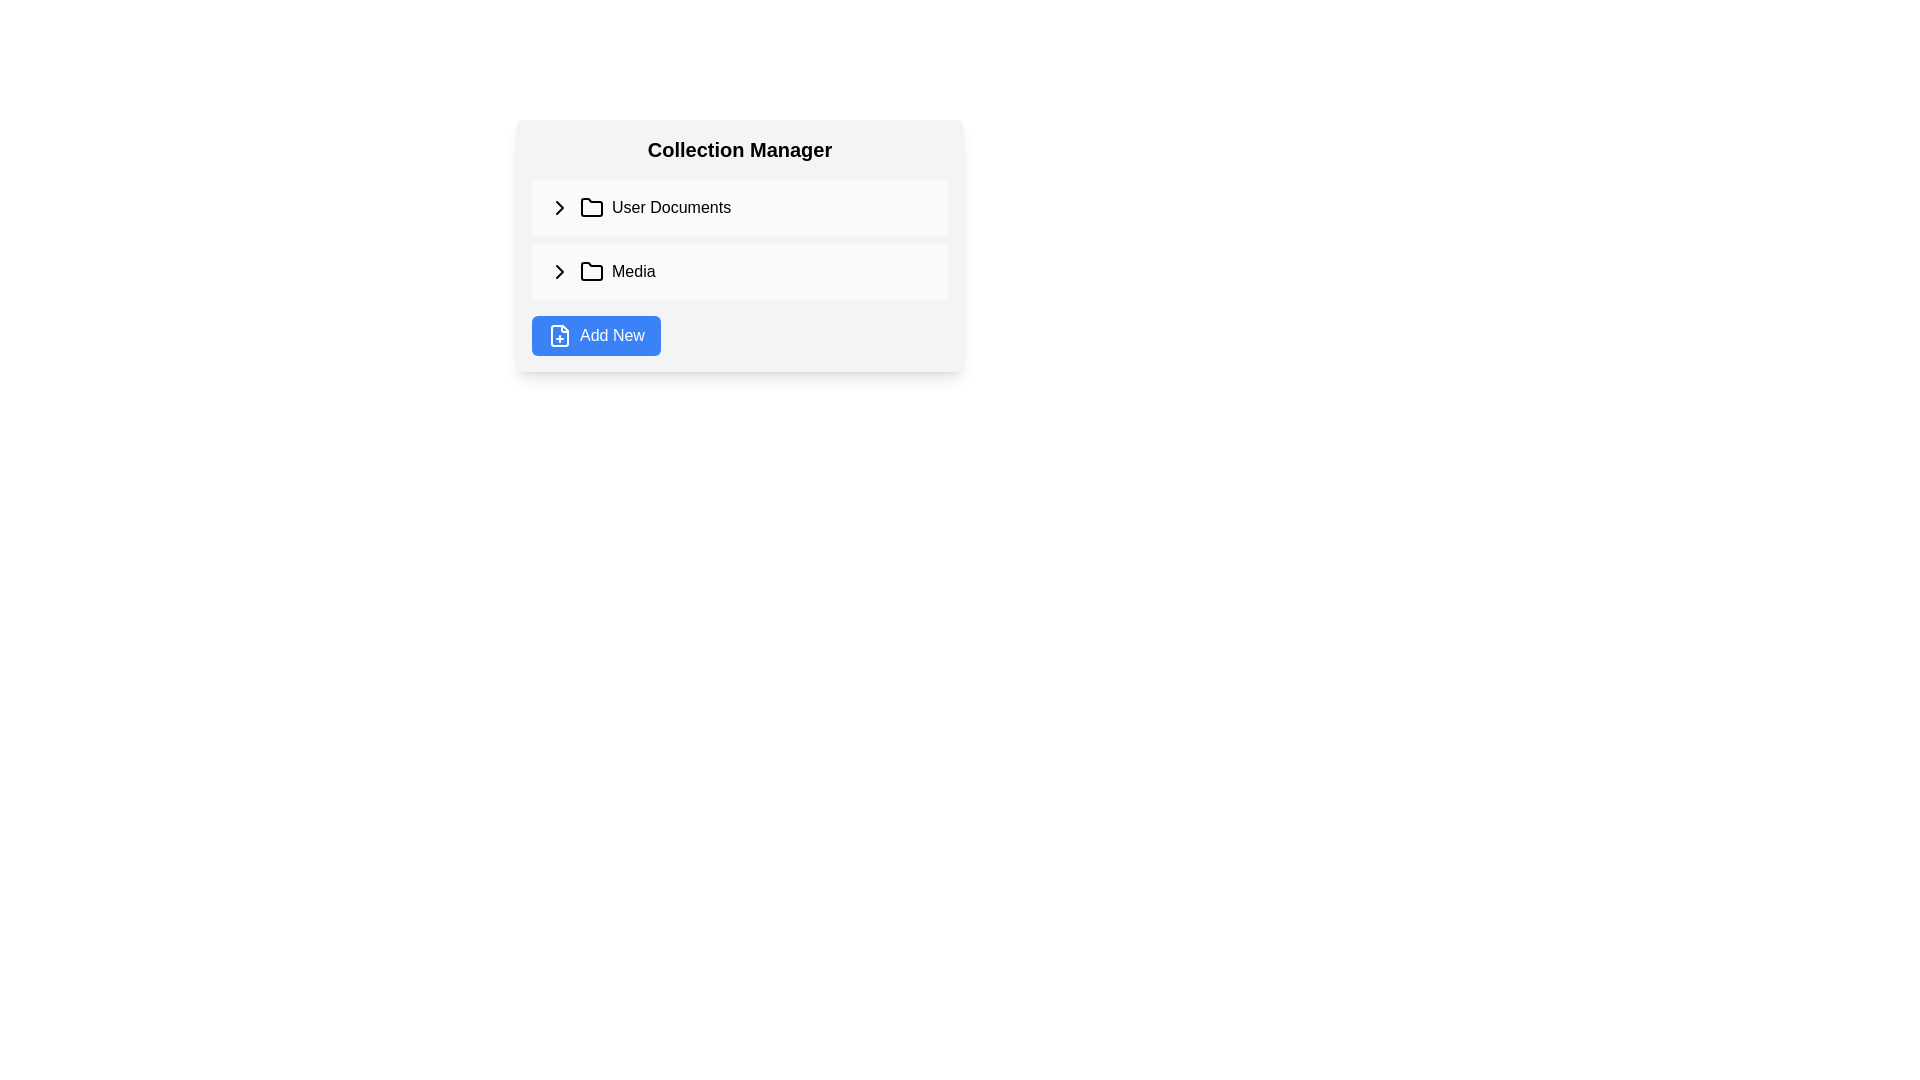  What do you see at coordinates (560, 334) in the screenshot?
I see `the blue document icon located at the center of the 'Add New' button at the bottom-left of the interface` at bounding box center [560, 334].